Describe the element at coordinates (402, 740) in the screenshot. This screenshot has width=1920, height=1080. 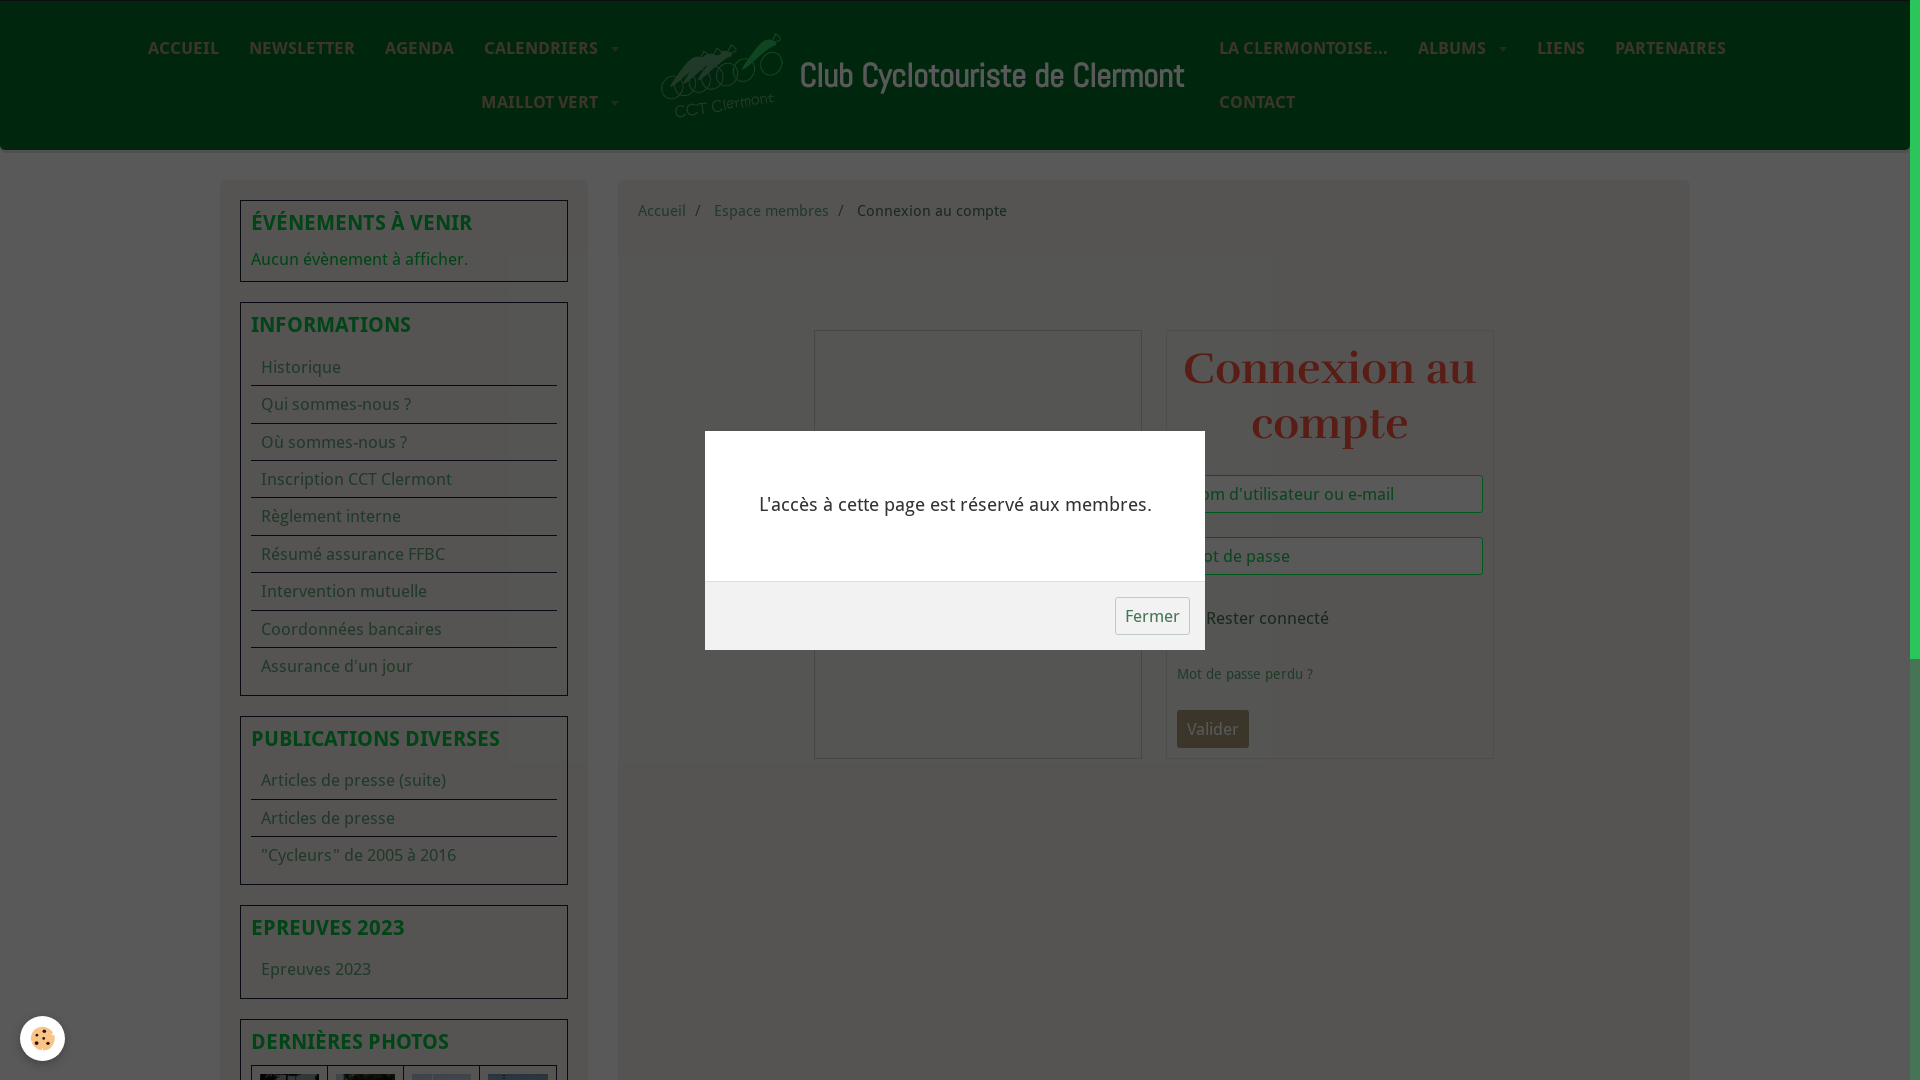
I see `'PUBLICATIONS DIVERSES'` at that location.